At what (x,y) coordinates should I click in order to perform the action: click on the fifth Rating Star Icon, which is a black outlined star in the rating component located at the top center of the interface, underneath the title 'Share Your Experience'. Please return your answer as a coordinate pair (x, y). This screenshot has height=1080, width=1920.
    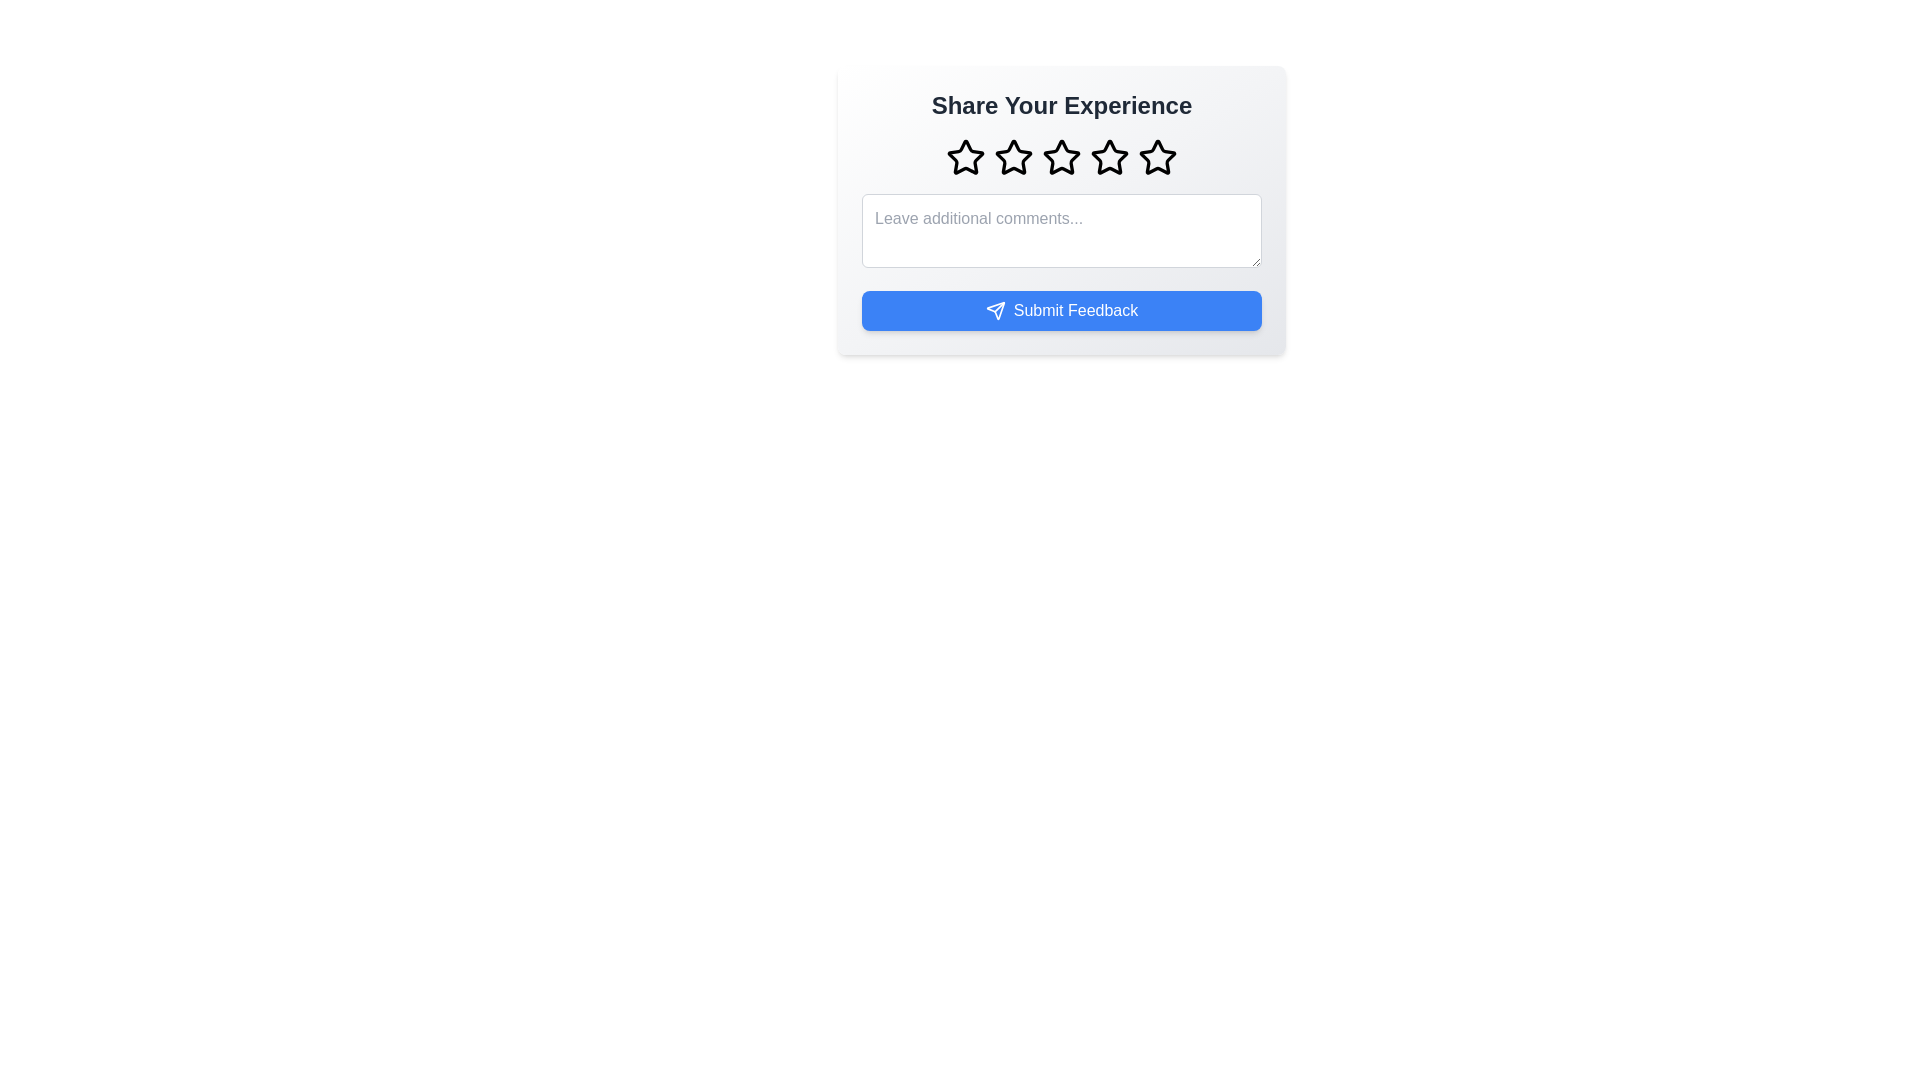
    Looking at the image, I should click on (1157, 156).